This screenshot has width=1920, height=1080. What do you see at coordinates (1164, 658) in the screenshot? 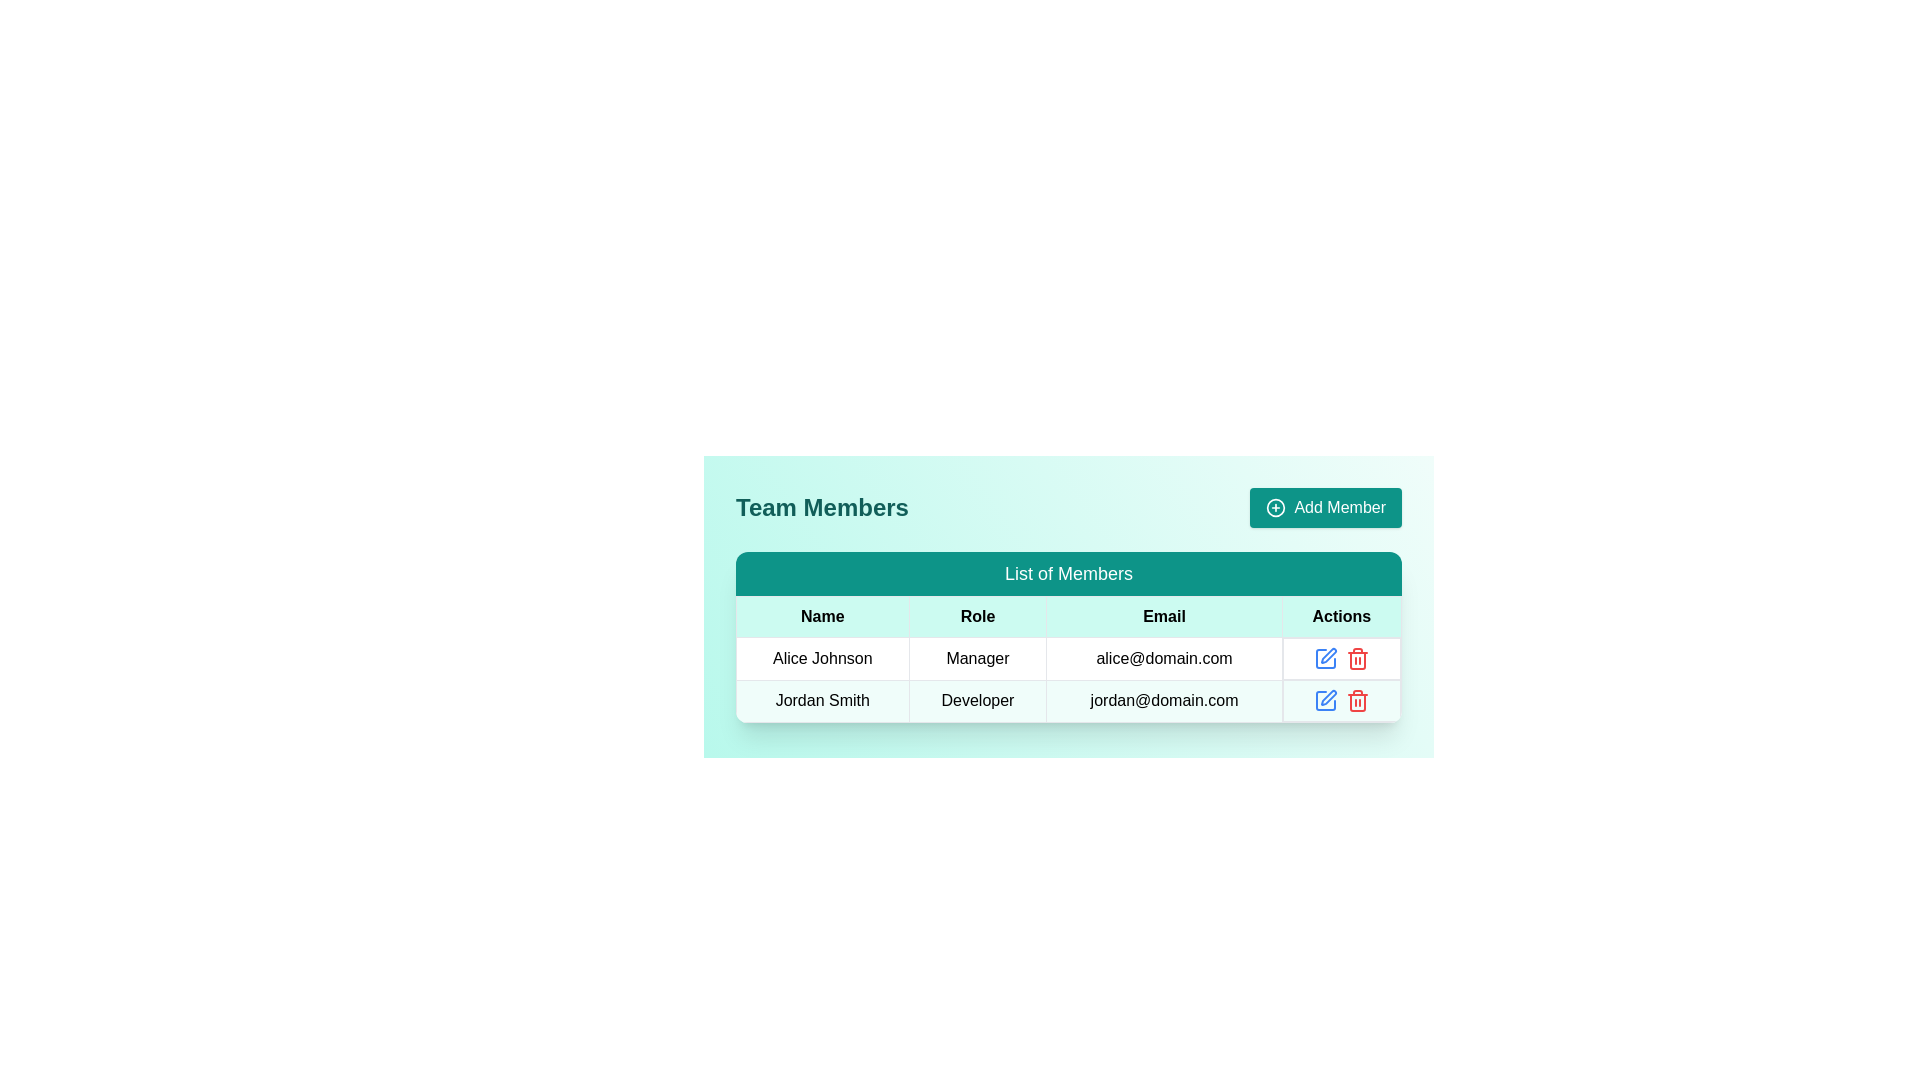
I see `the text-based UI component containing the email address 'alice@domain.com', which is the third cell in the first data row of the table under the 'Email' column` at bounding box center [1164, 658].